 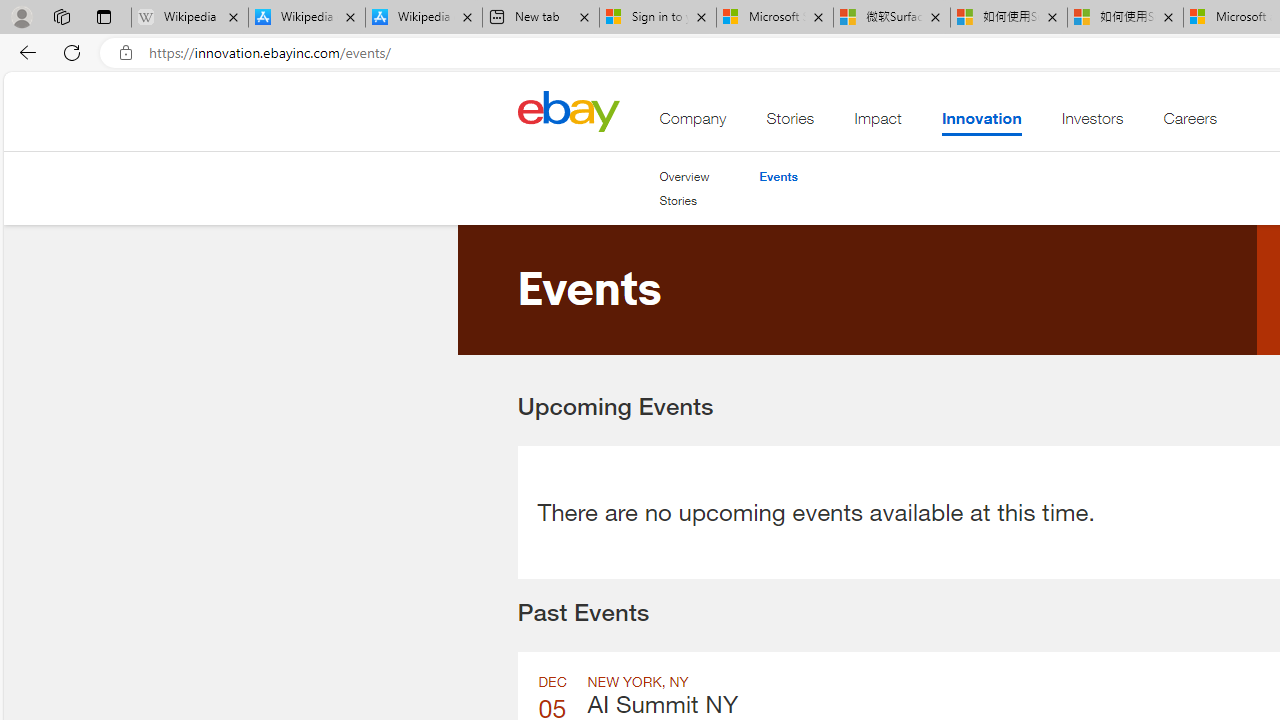 What do you see at coordinates (981, 123) in the screenshot?
I see `'Innovation'` at bounding box center [981, 123].